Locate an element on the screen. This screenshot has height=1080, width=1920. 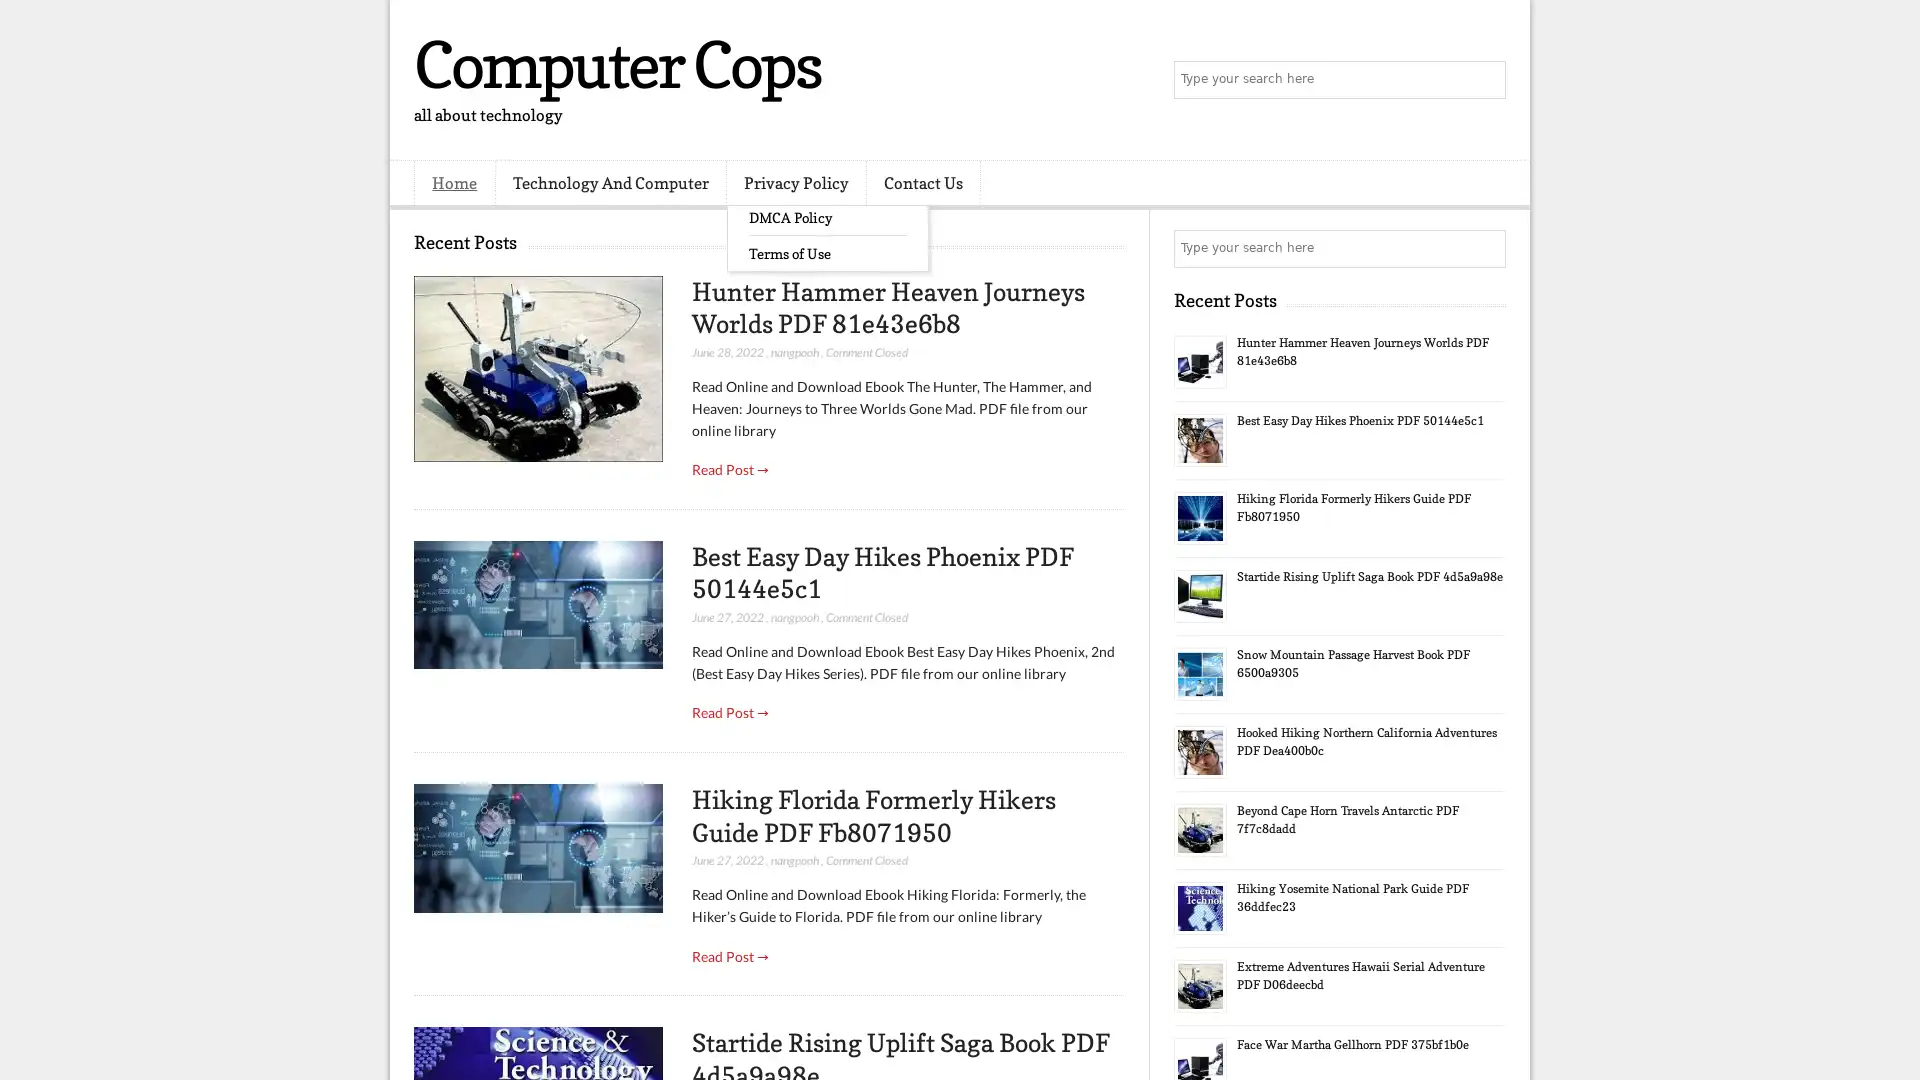
Search is located at coordinates (1485, 248).